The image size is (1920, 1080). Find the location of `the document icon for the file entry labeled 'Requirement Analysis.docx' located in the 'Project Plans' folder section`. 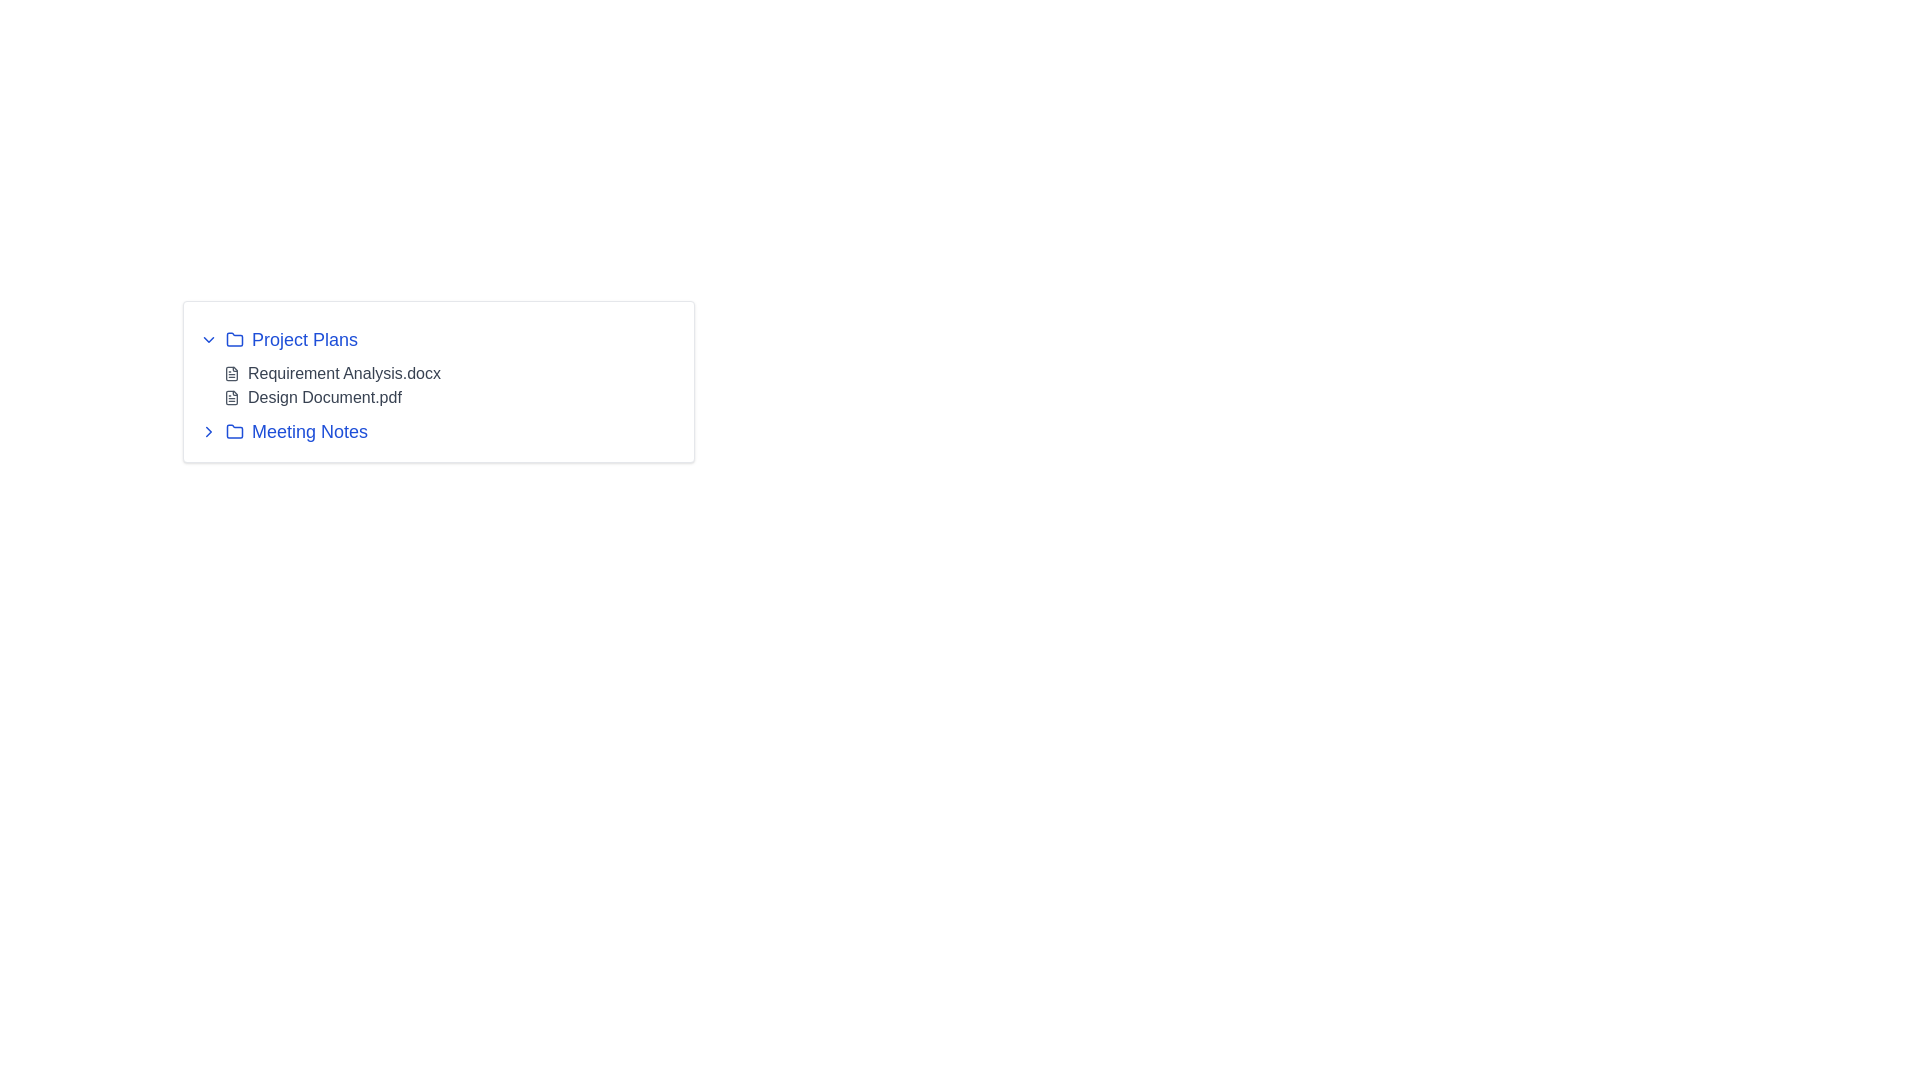

the document icon for the file entry labeled 'Requirement Analysis.docx' located in the 'Project Plans' folder section is located at coordinates (231, 374).